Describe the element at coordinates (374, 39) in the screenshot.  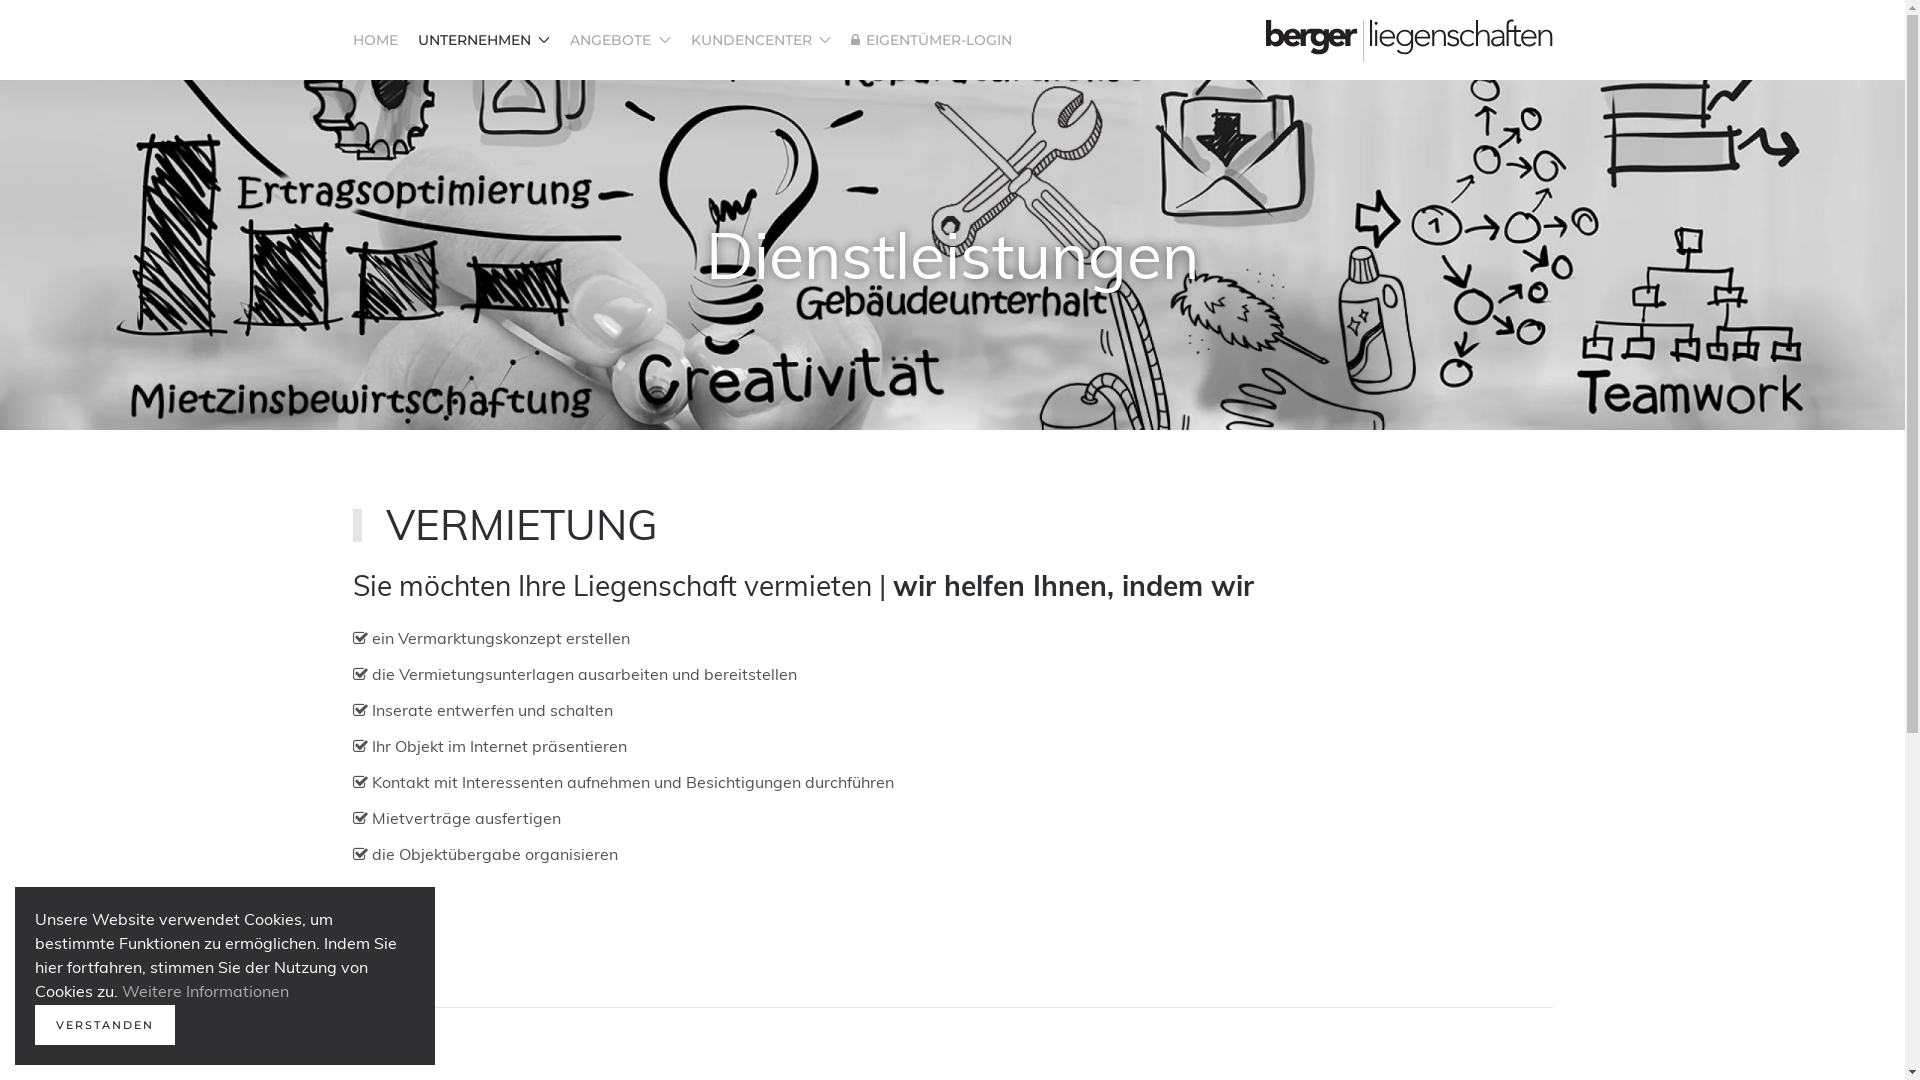
I see `'HOME'` at that location.